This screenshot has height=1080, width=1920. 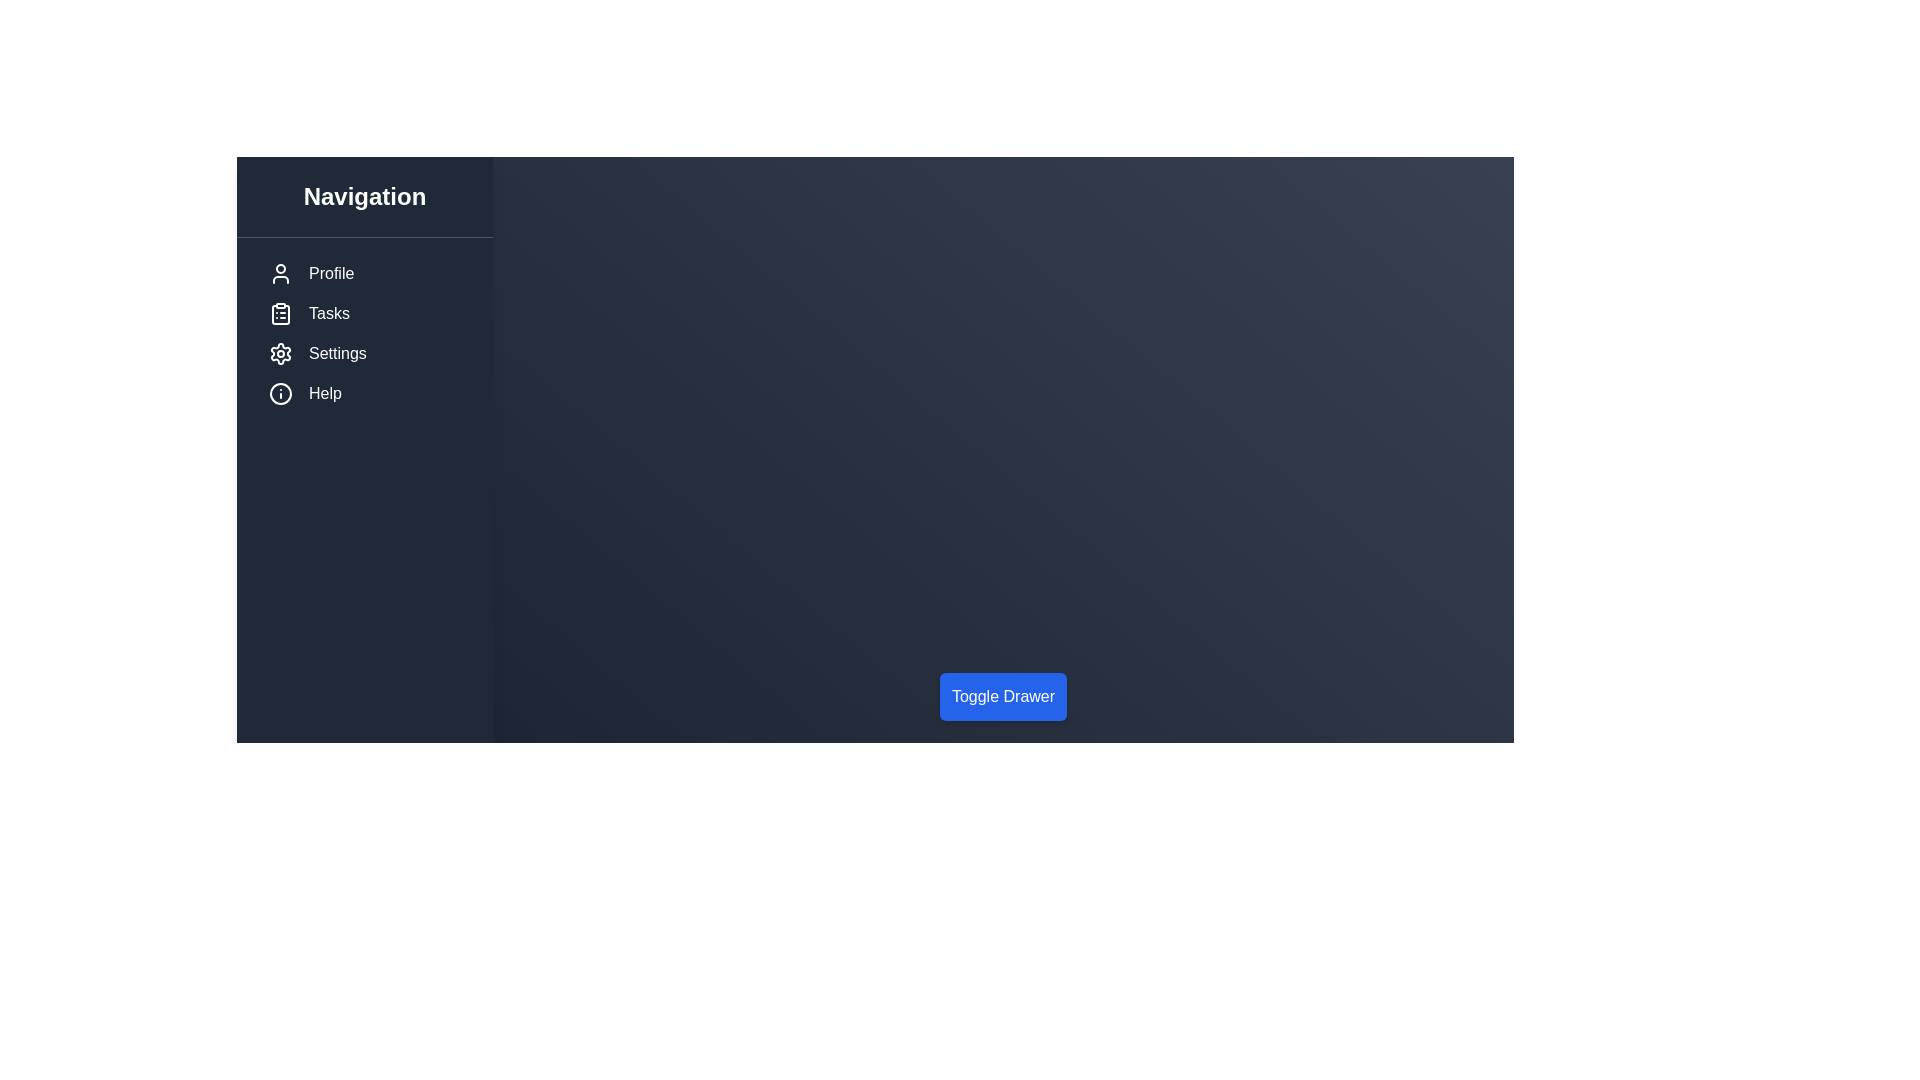 What do you see at coordinates (1003, 696) in the screenshot?
I see `'Toggle Drawer' button to toggle the sidebar visibility` at bounding box center [1003, 696].